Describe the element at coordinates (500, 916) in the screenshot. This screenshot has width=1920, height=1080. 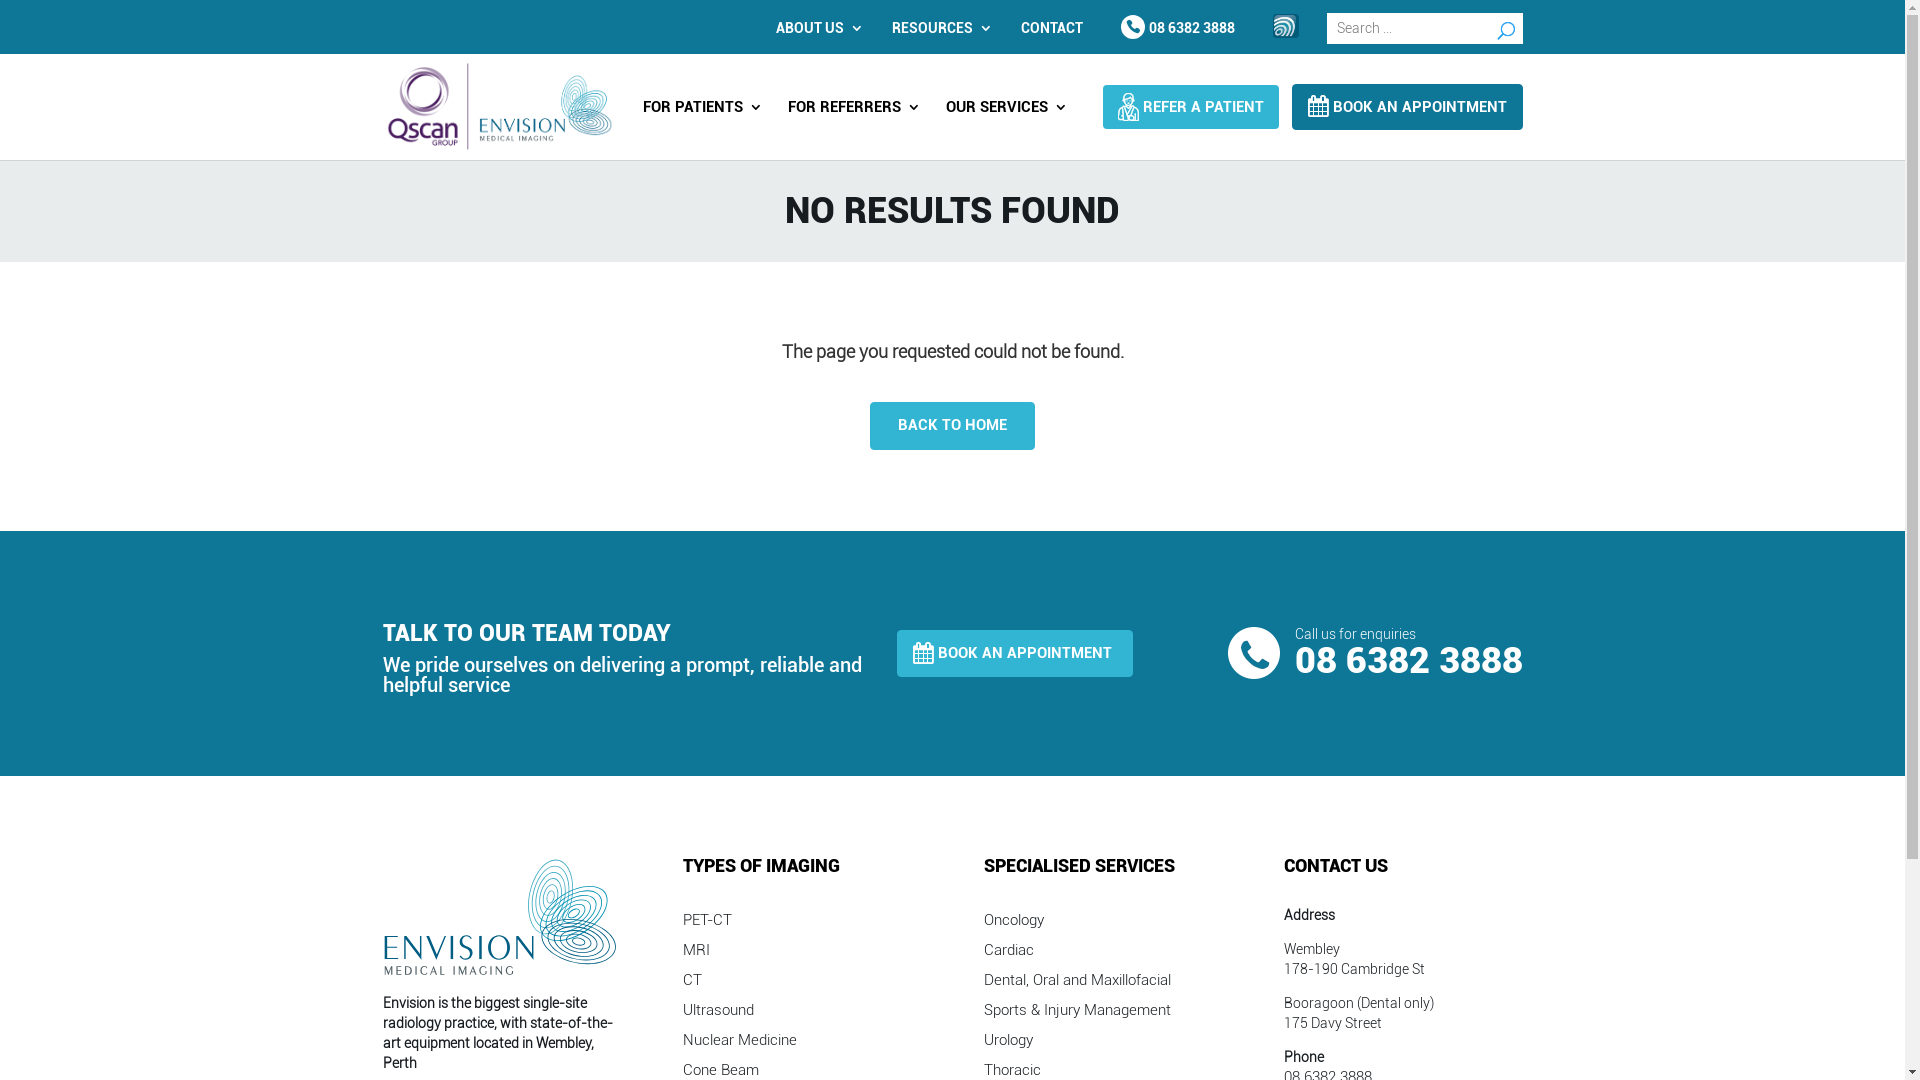
I see `'EMI_LOGO-01'` at that location.